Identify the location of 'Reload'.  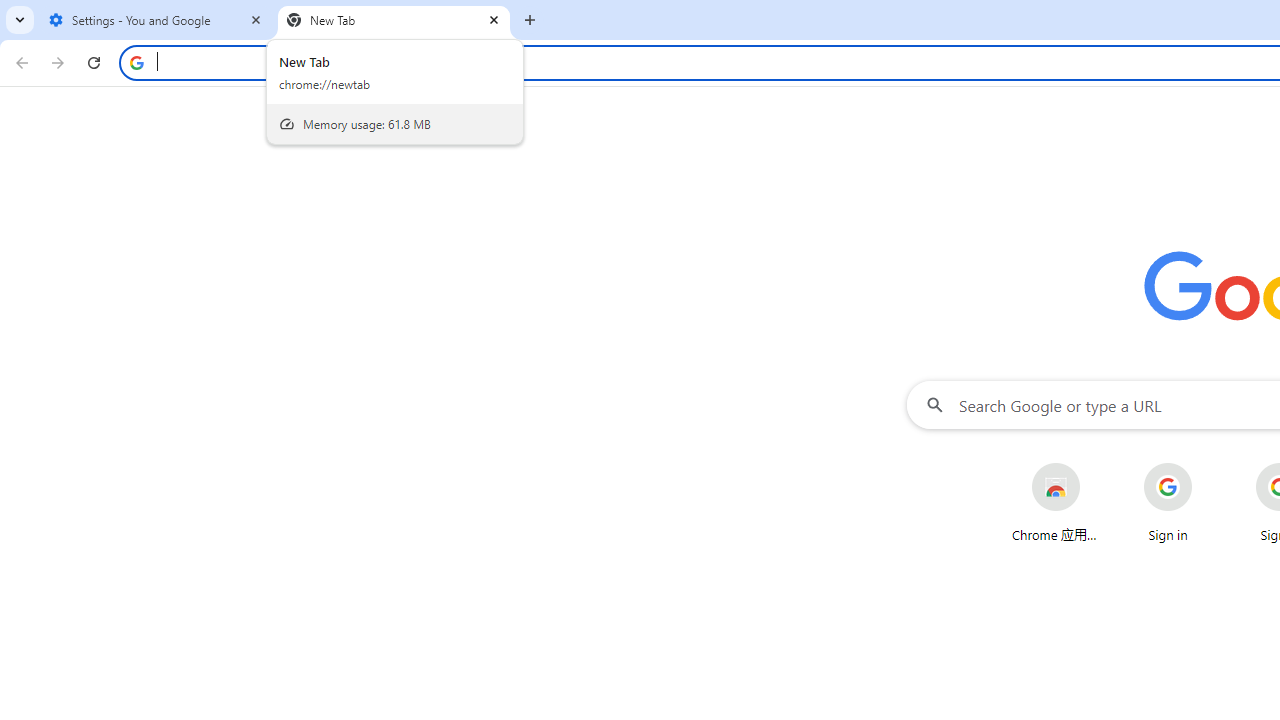
(93, 61).